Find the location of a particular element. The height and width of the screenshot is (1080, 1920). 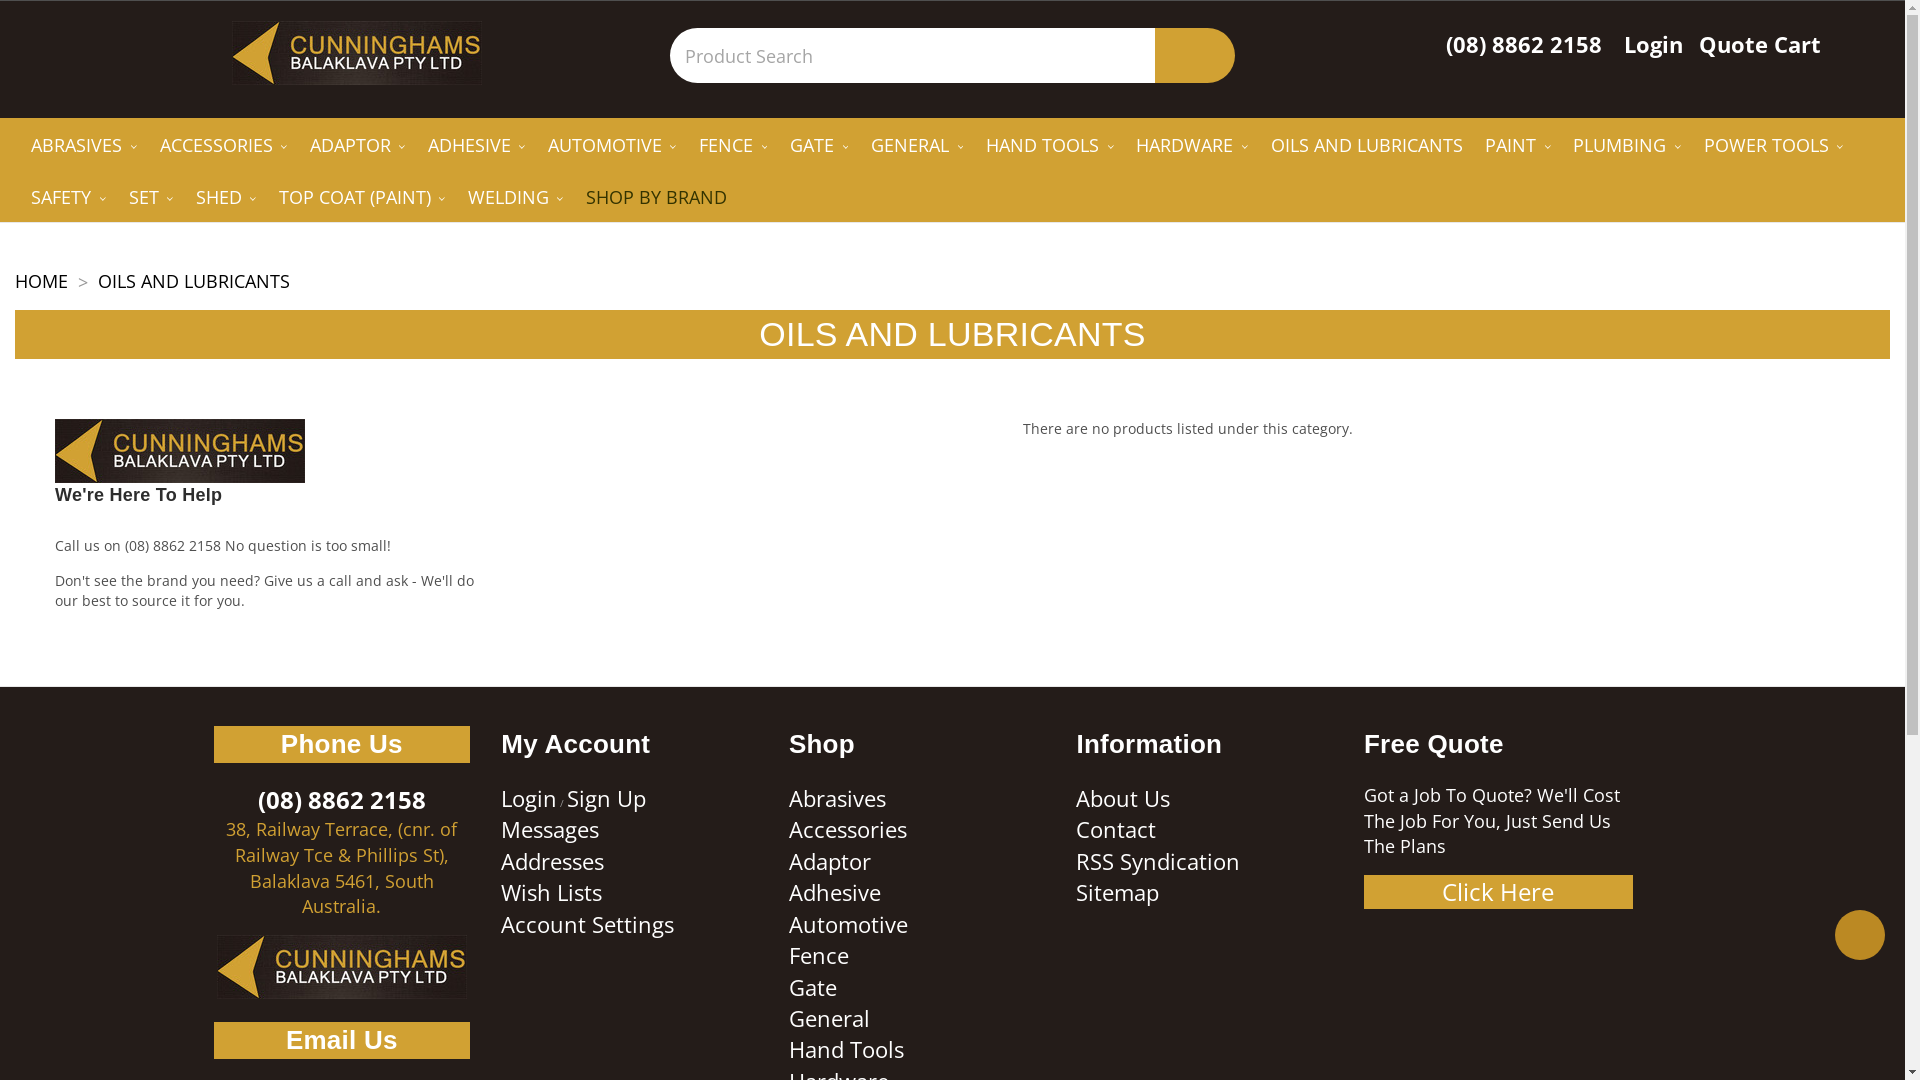

'RSS Syndication' is located at coordinates (1157, 859).